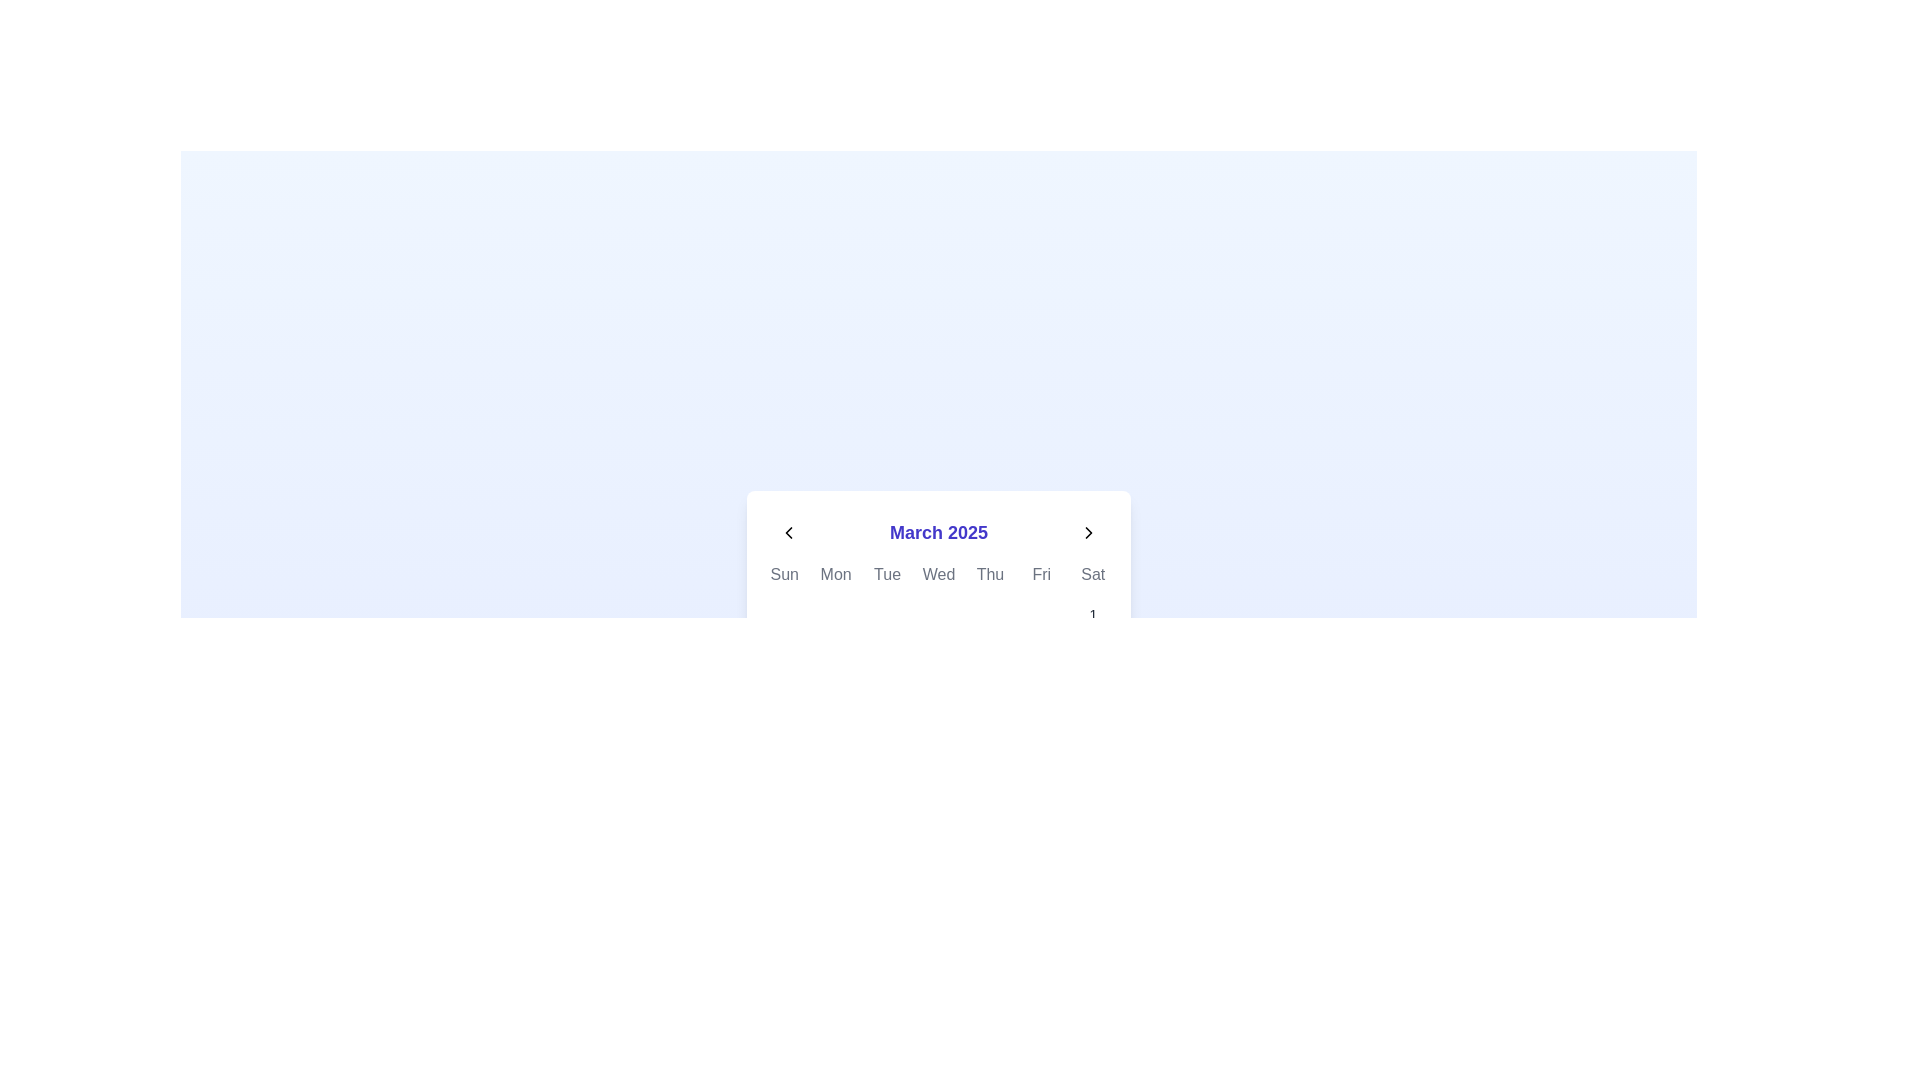  Describe the element at coordinates (1040, 574) in the screenshot. I see `the text label denoting 'Friday' in the weekly calendar layout, which is the sixth item from the left in the row of day abbreviations` at that location.